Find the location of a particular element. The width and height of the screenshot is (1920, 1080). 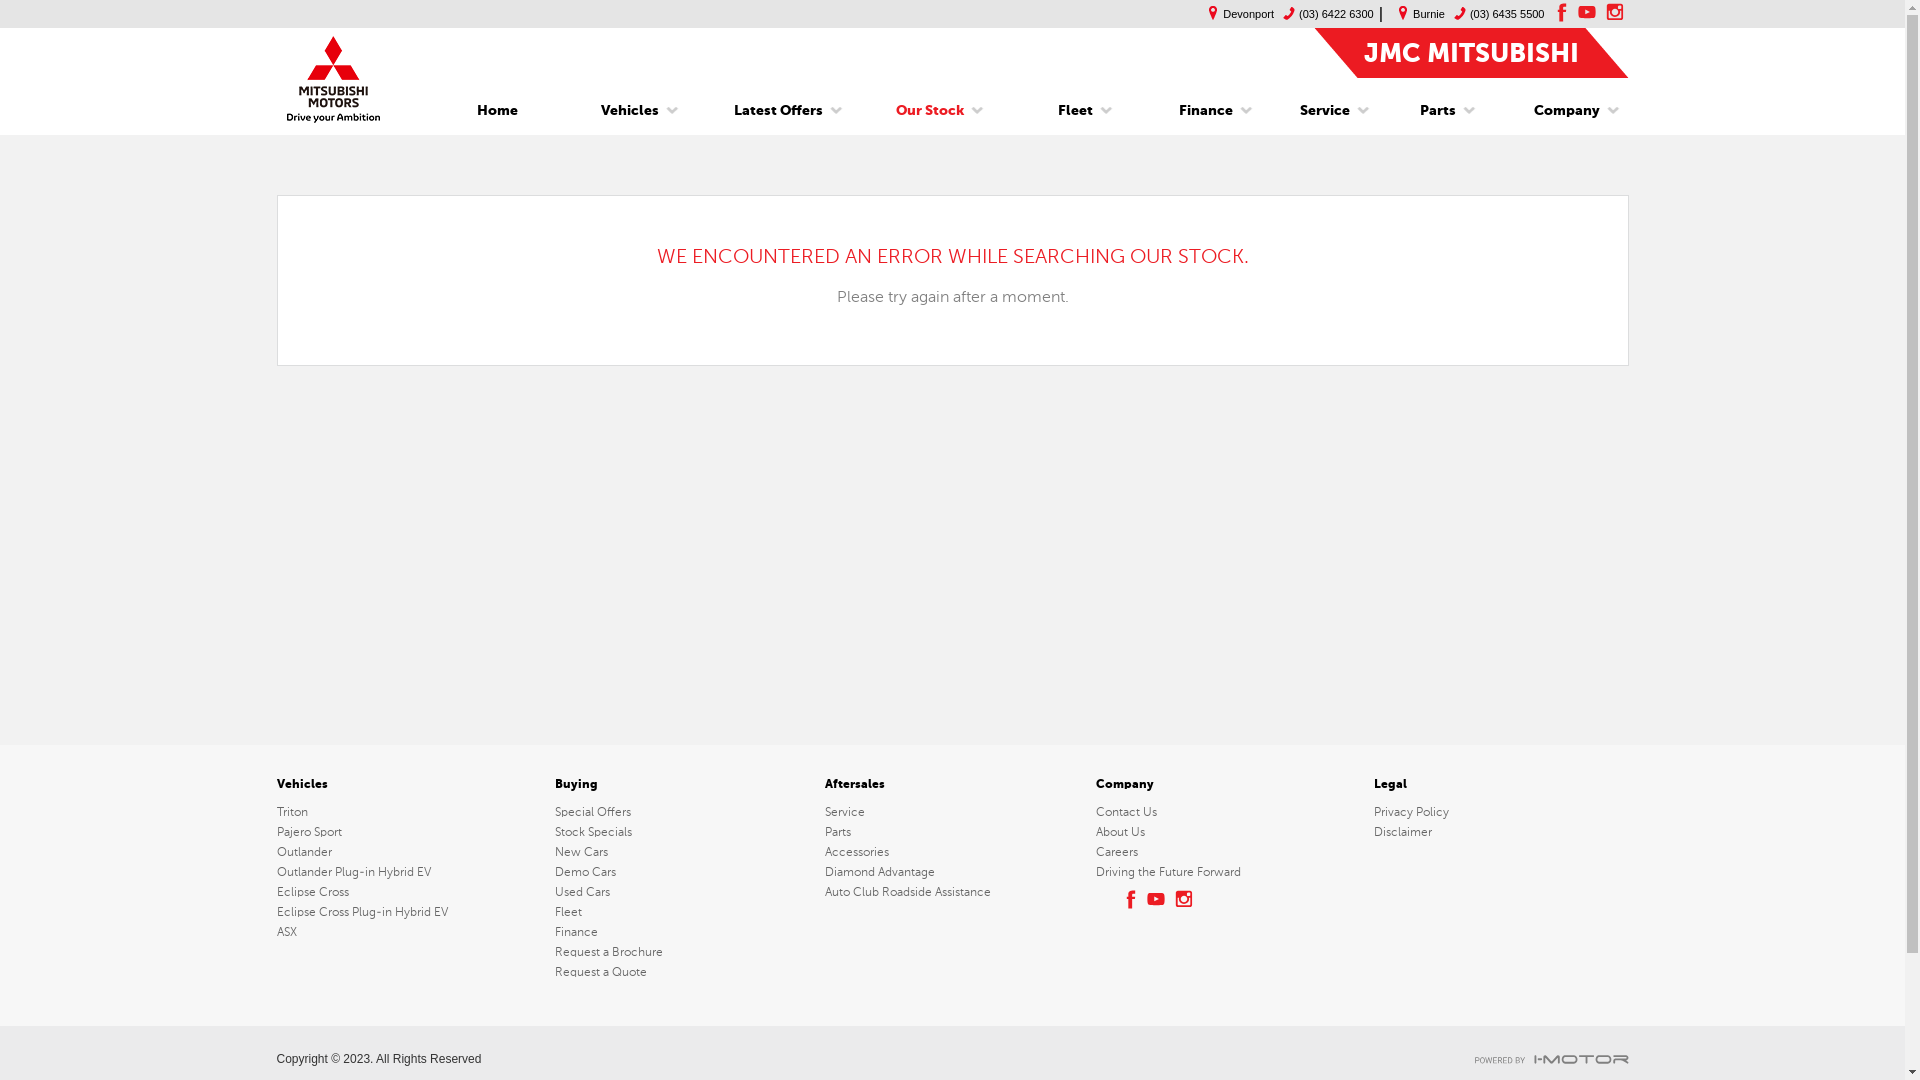

'Company' is located at coordinates (1558, 111).